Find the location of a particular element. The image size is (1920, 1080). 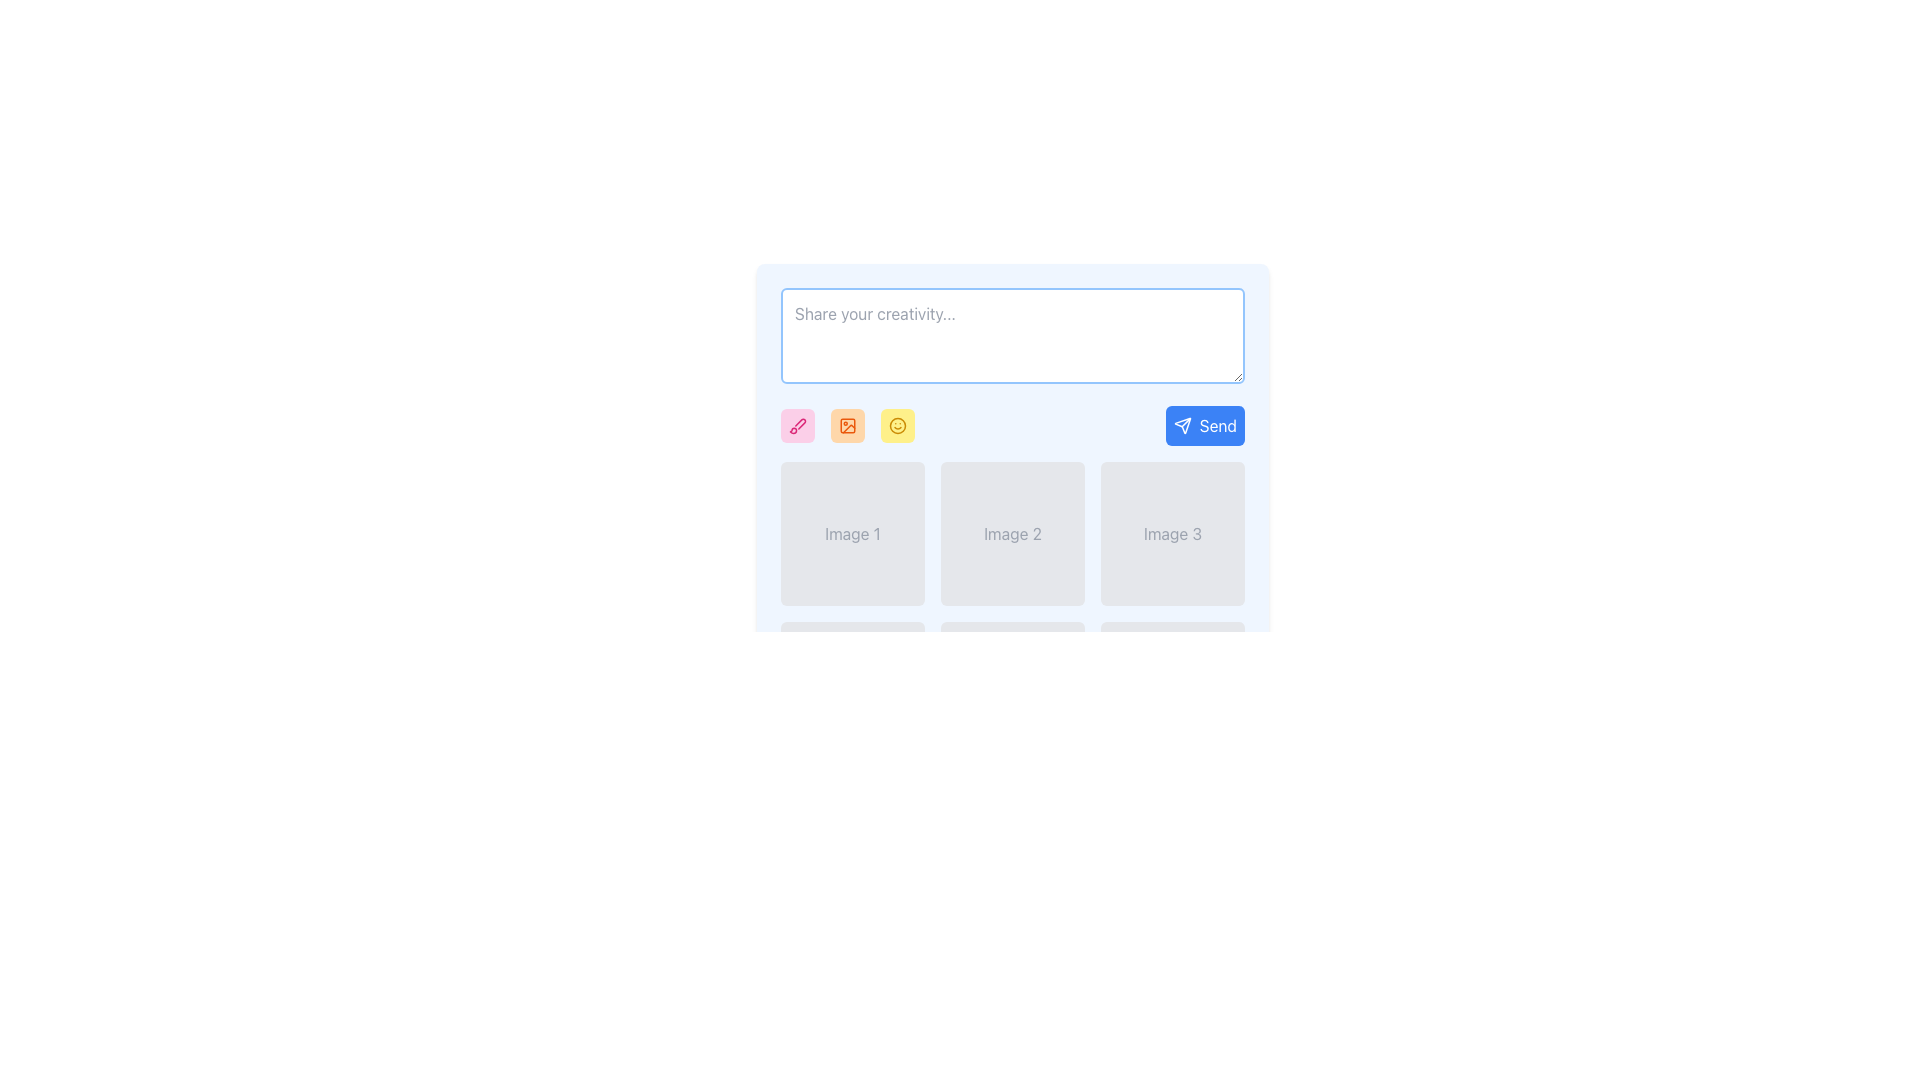

the send content icon located to the left of the 'Send' text within the 'Send' button is located at coordinates (1182, 424).